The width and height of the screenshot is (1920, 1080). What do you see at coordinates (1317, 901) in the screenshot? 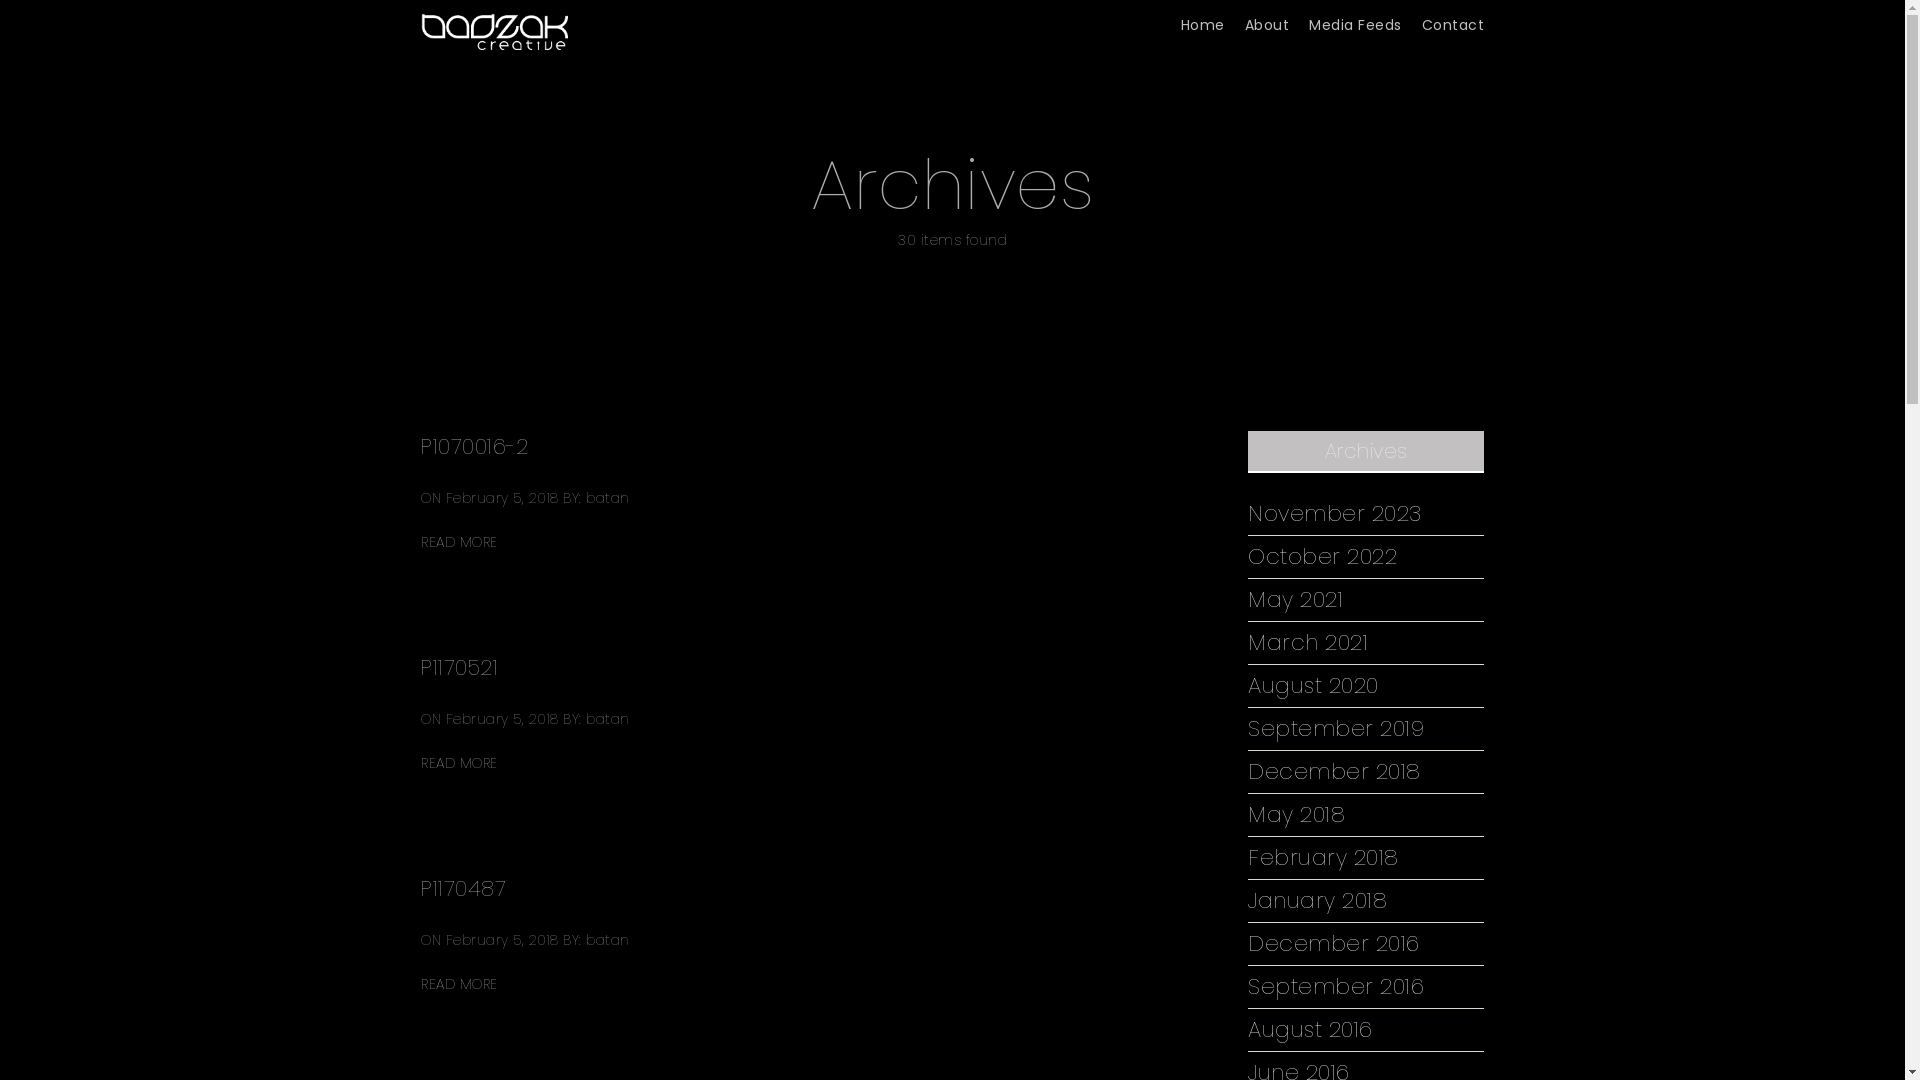
I see `'January 2018'` at bounding box center [1317, 901].